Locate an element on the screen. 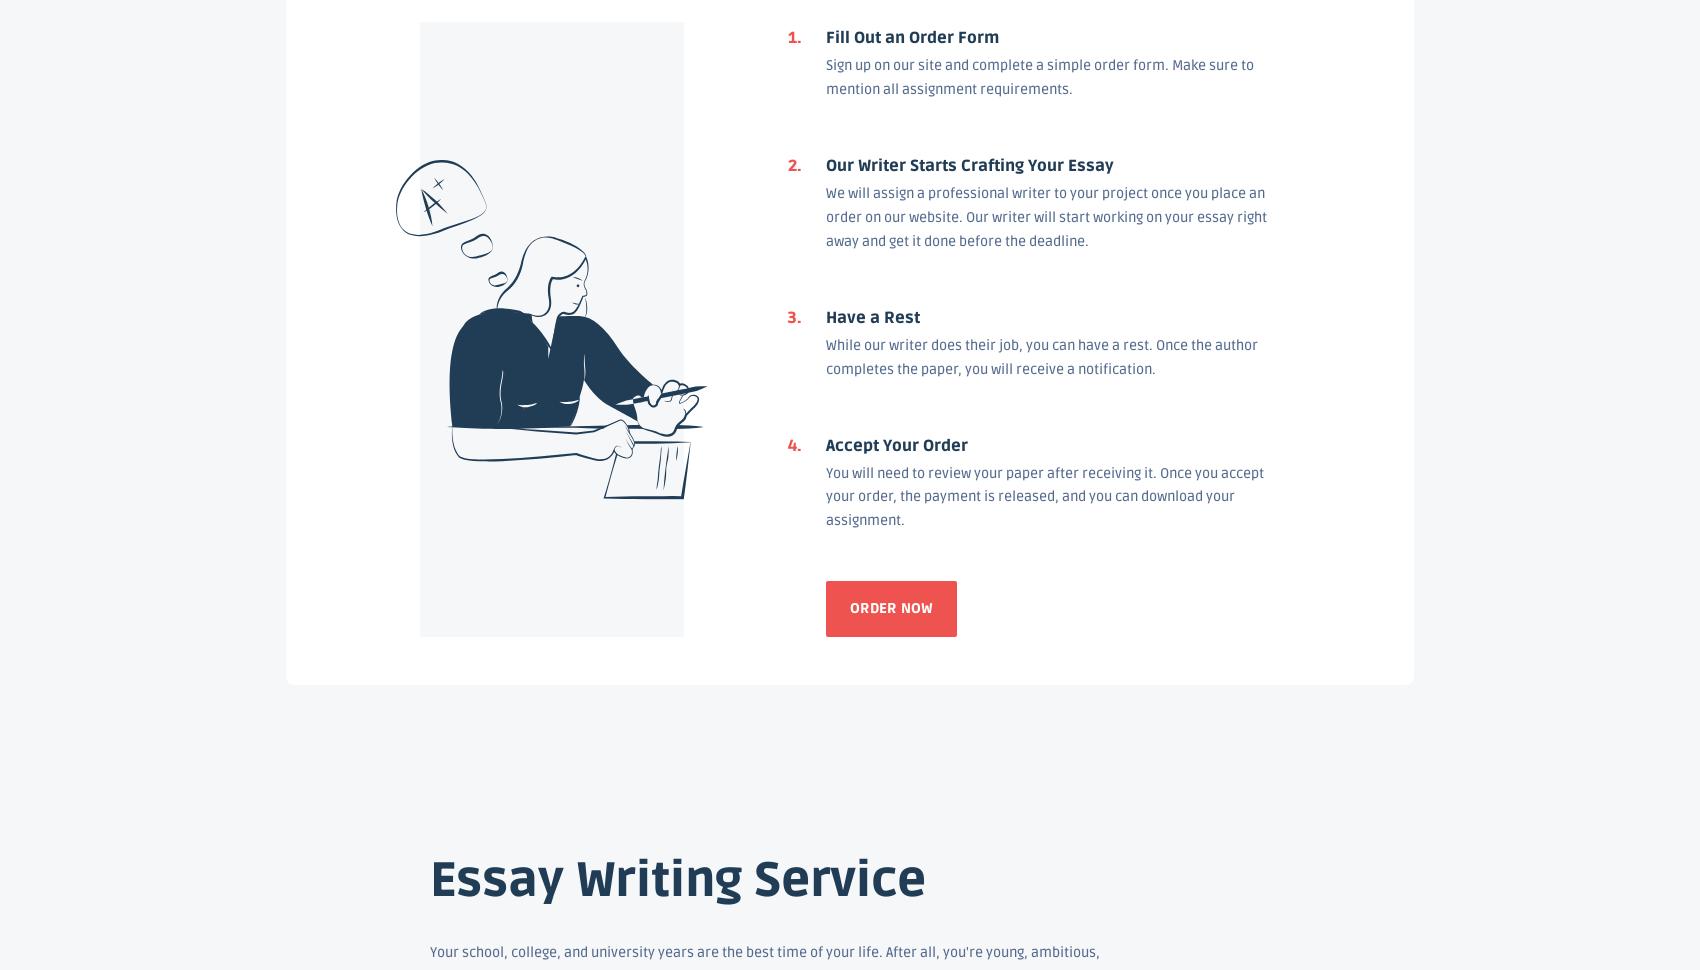 The width and height of the screenshot is (1700, 970). 'You will need to review your paper after receiving it. Once you accept your order, the payment is released, and you can download your assignment.' is located at coordinates (1042, 496).